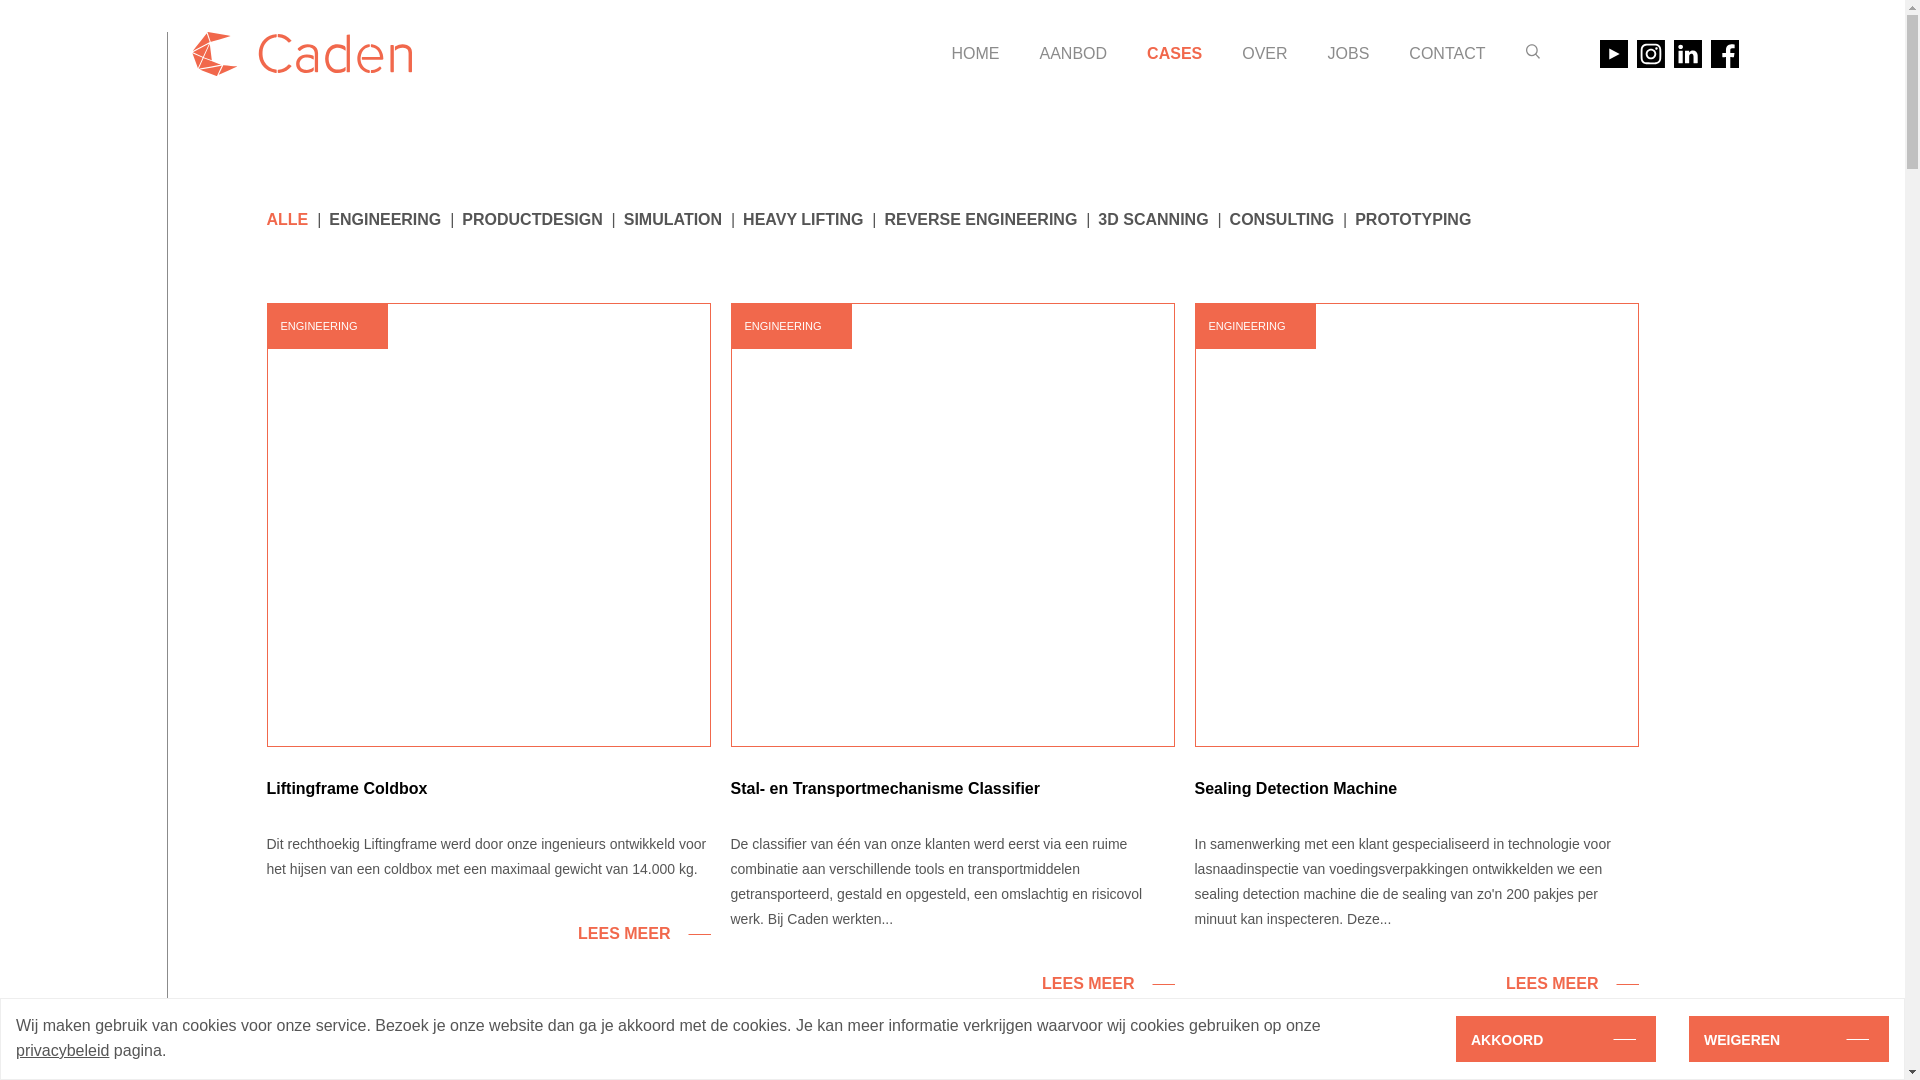  I want to click on 'HEAVY LIFTING', so click(742, 219).